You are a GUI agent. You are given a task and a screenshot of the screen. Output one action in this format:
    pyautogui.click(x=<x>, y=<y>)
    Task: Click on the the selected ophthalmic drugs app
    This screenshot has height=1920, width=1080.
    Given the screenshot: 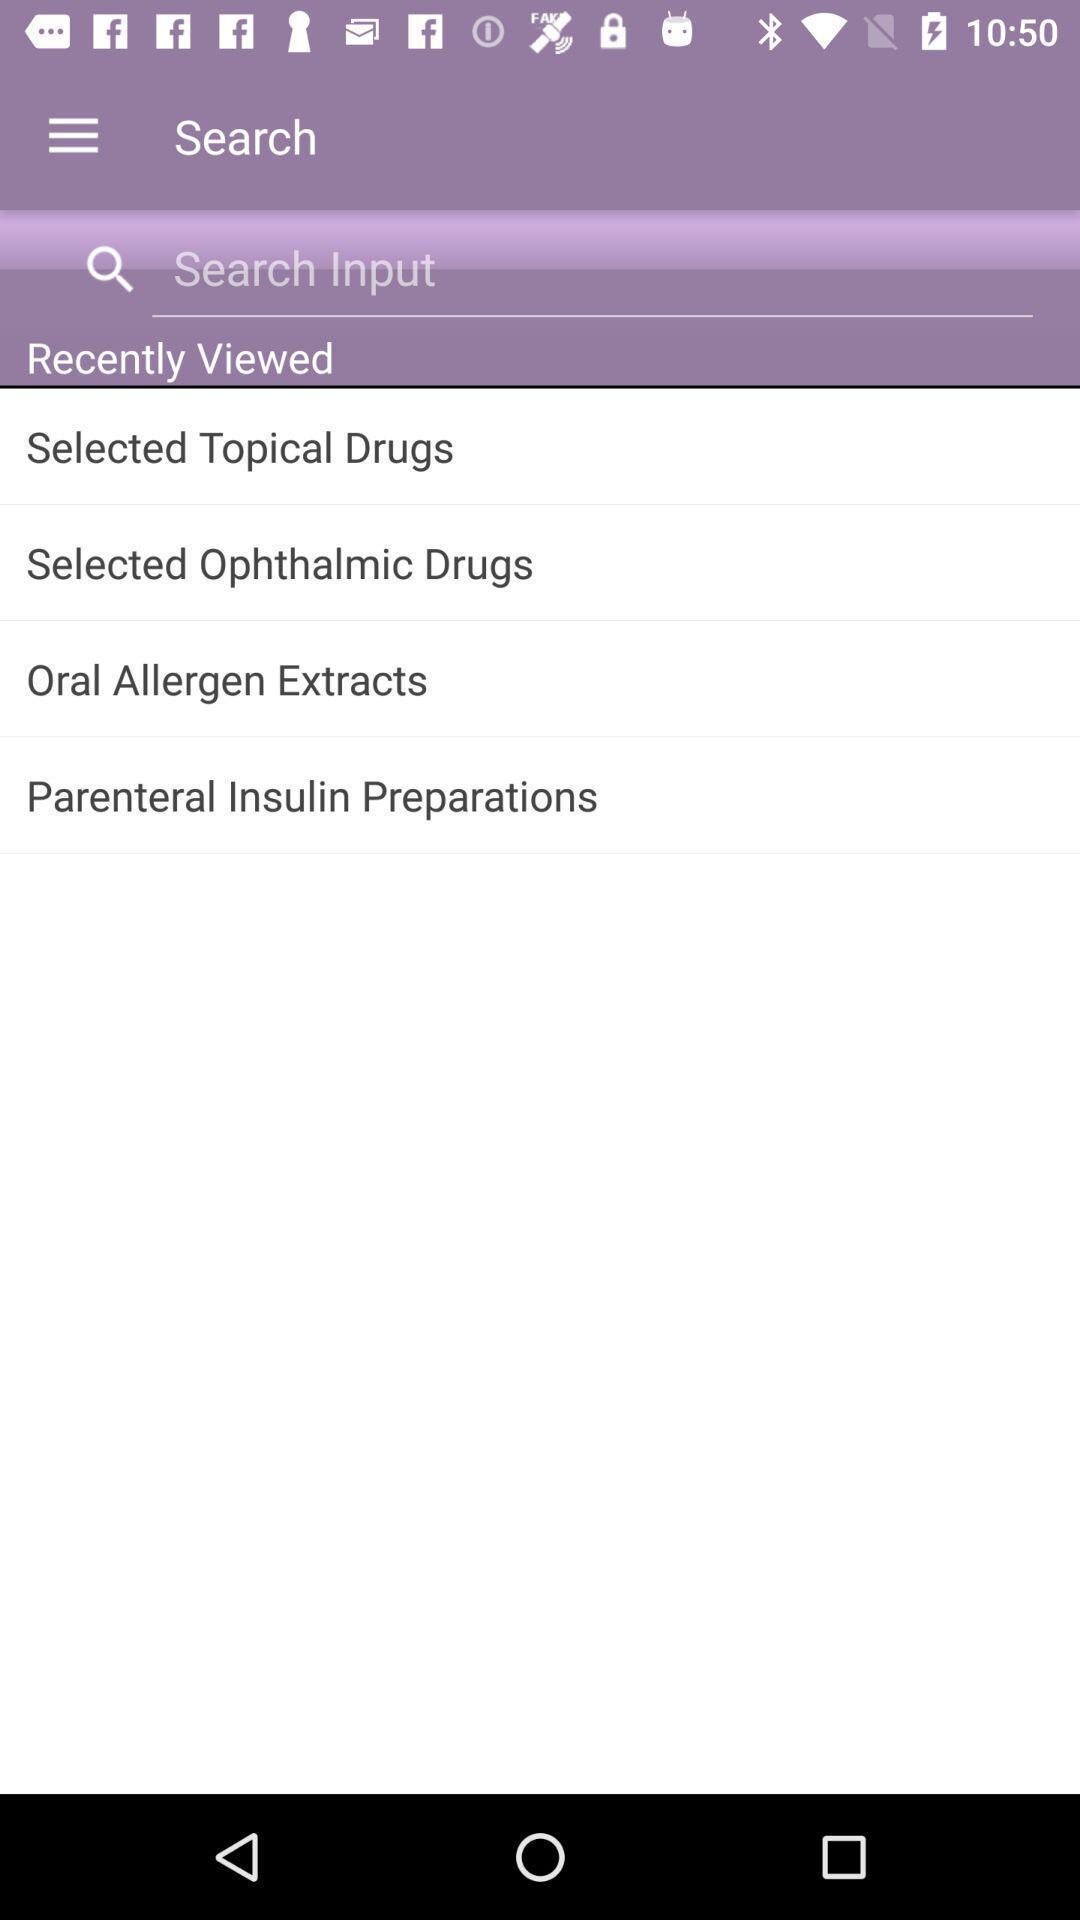 What is the action you would take?
    pyautogui.click(x=540, y=561)
    